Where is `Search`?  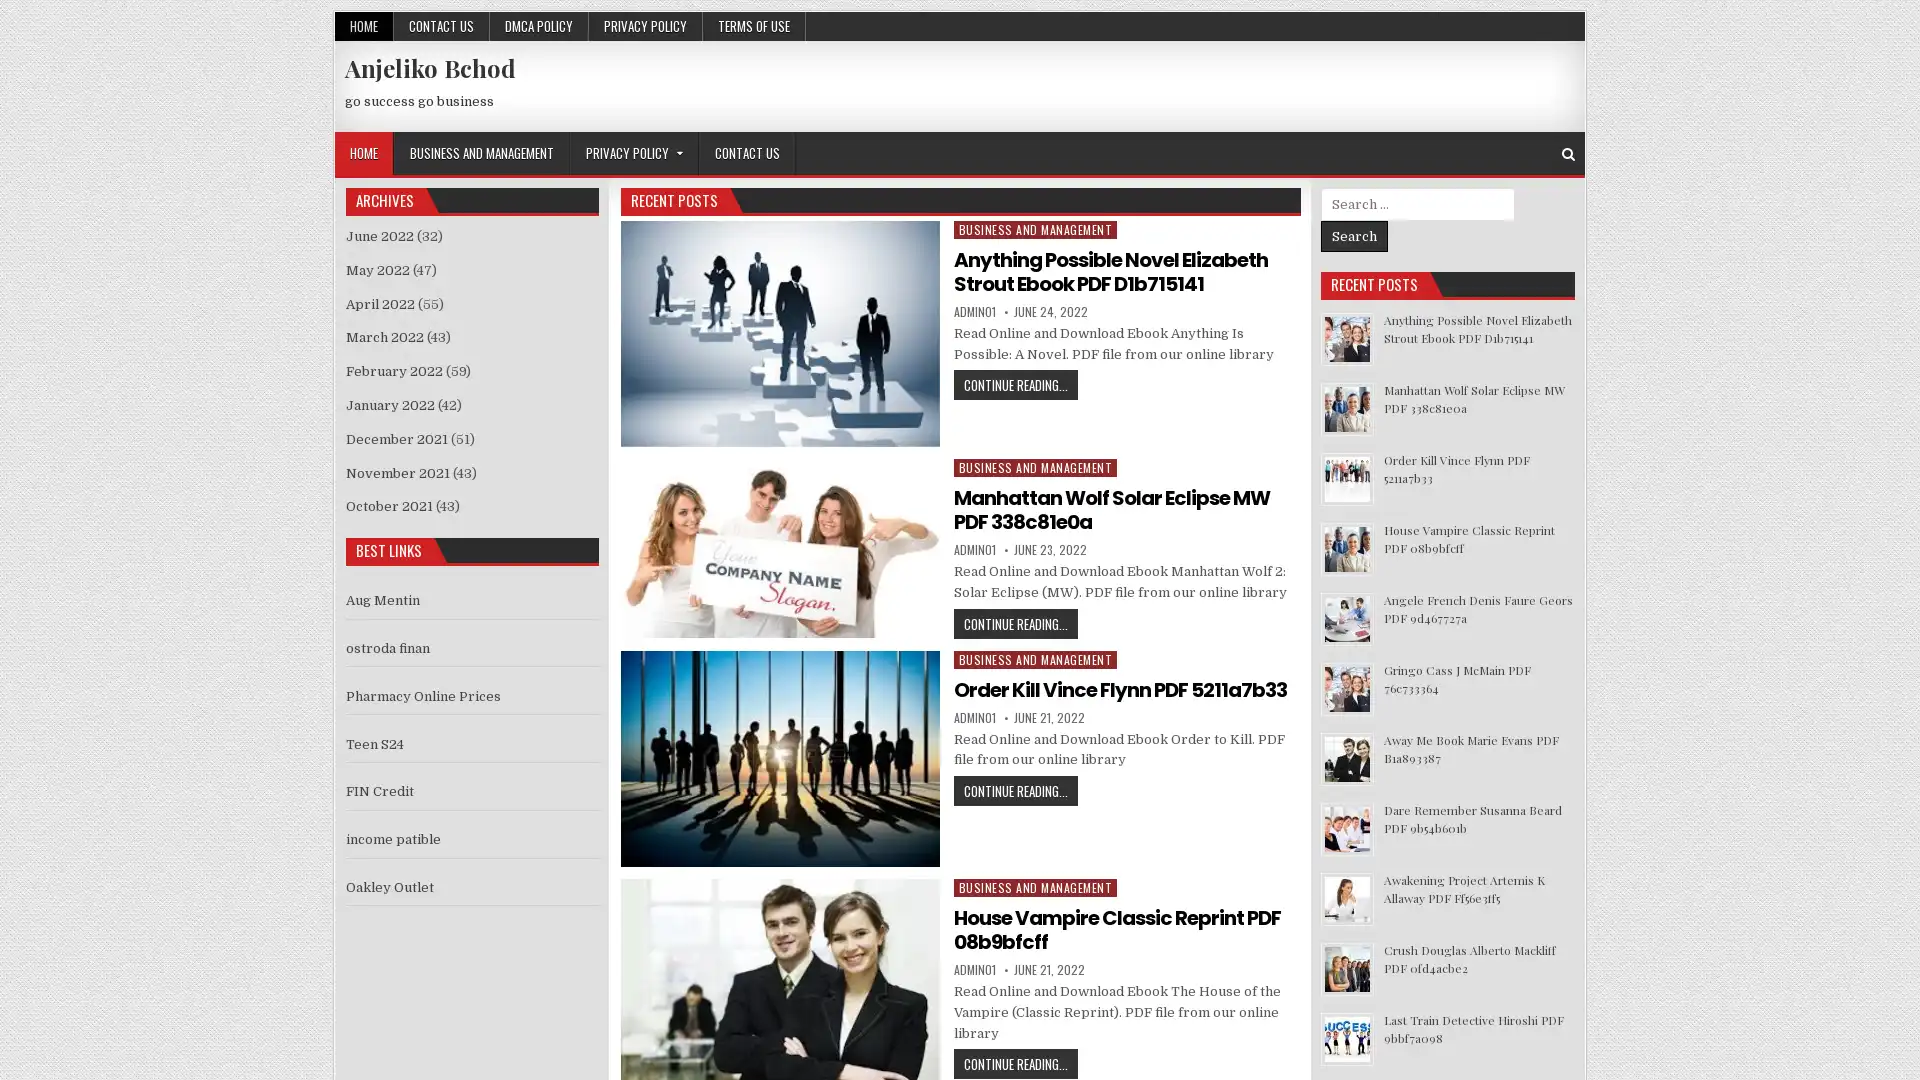 Search is located at coordinates (1354, 235).